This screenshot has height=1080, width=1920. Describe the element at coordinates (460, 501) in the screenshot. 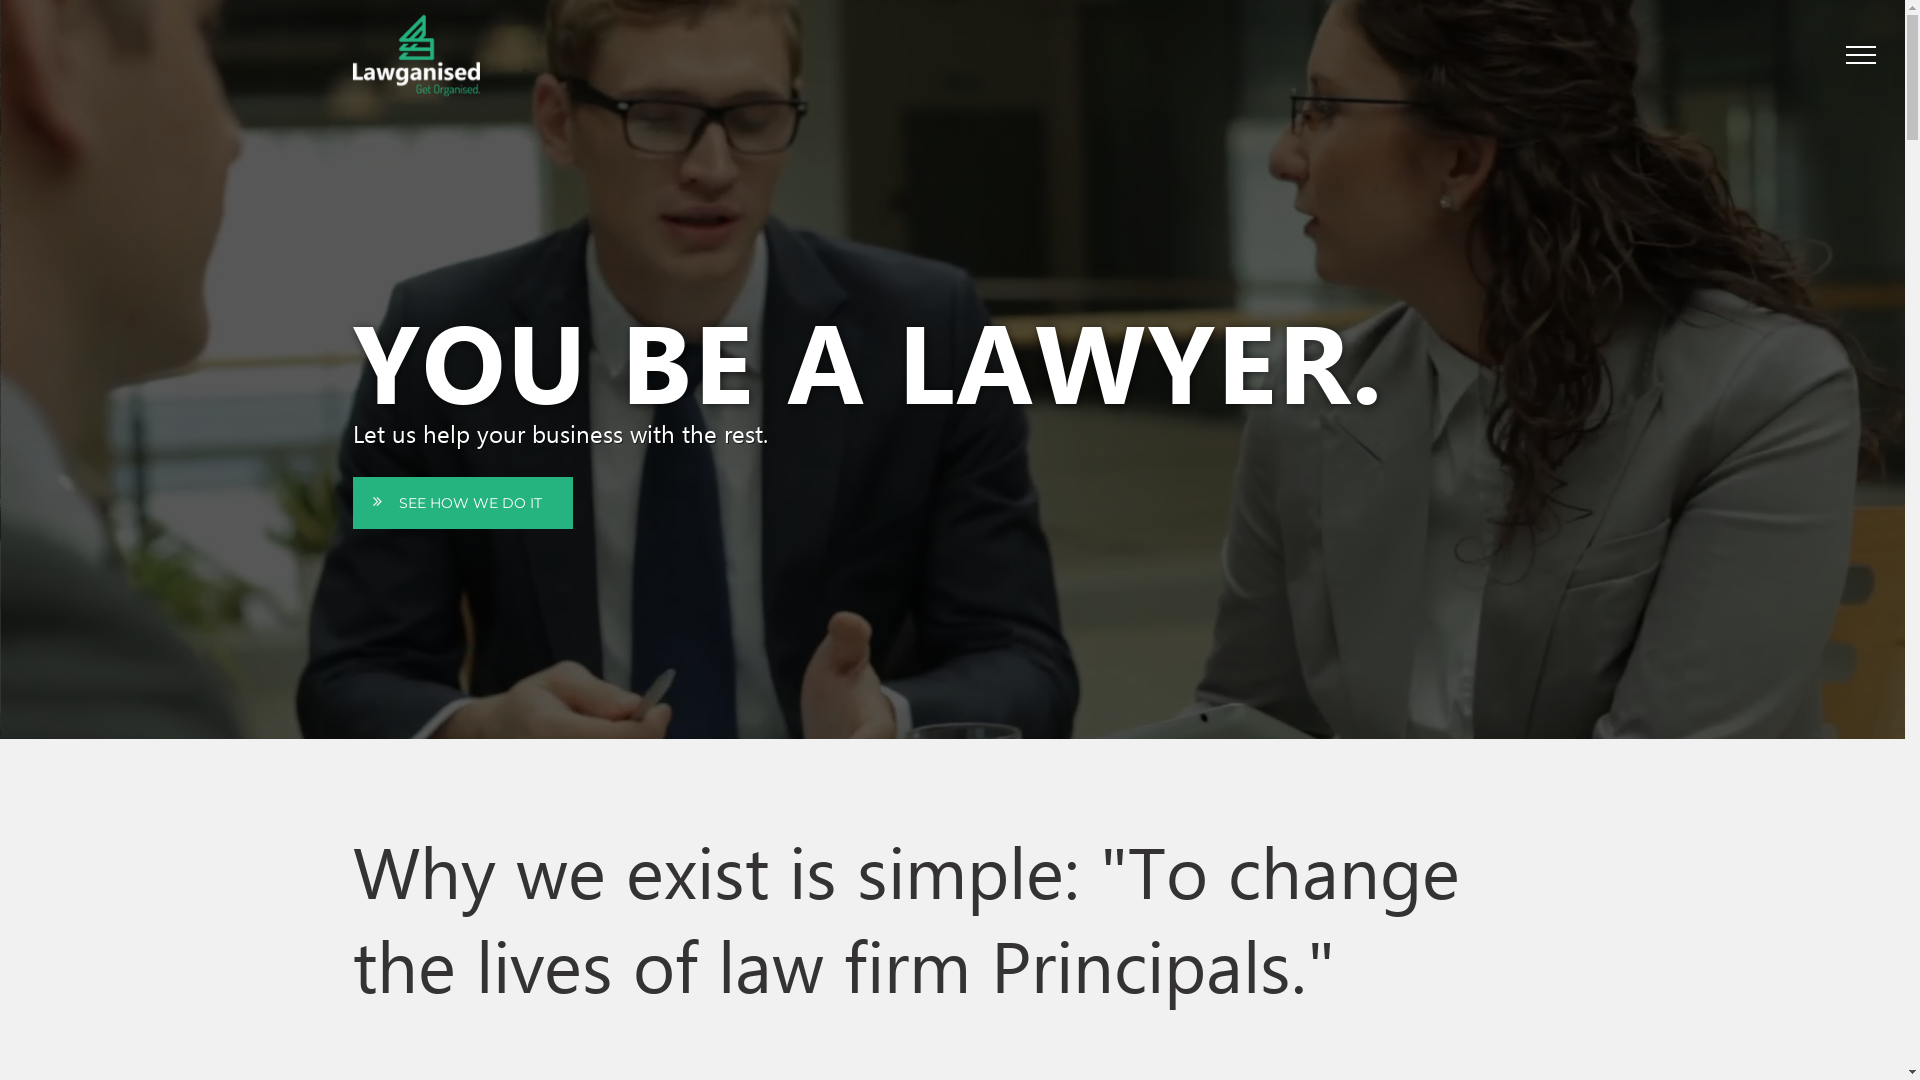

I see `'SEE HOW WE DO IT'` at that location.